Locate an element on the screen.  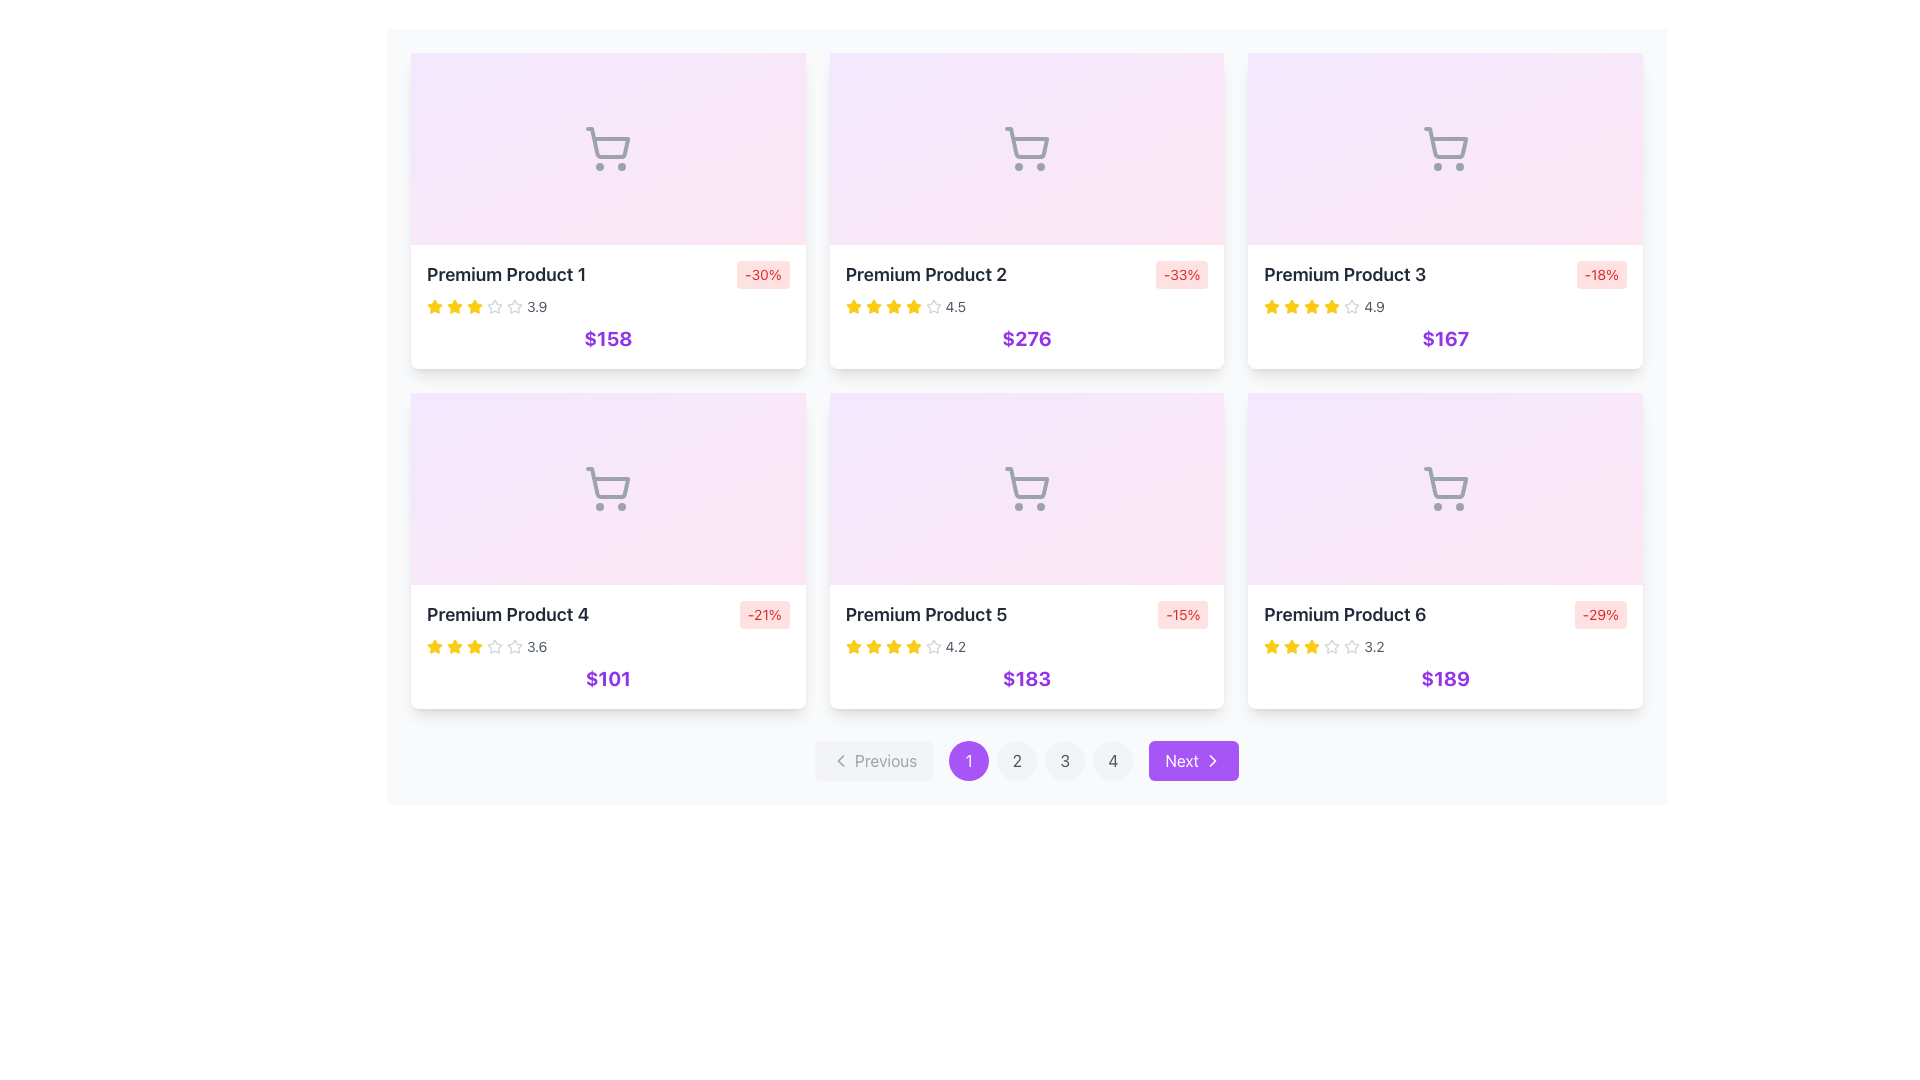
the shopping cart icon in the 'Premium Product 4' card, which is centrally aligned above the text content is located at coordinates (607, 489).